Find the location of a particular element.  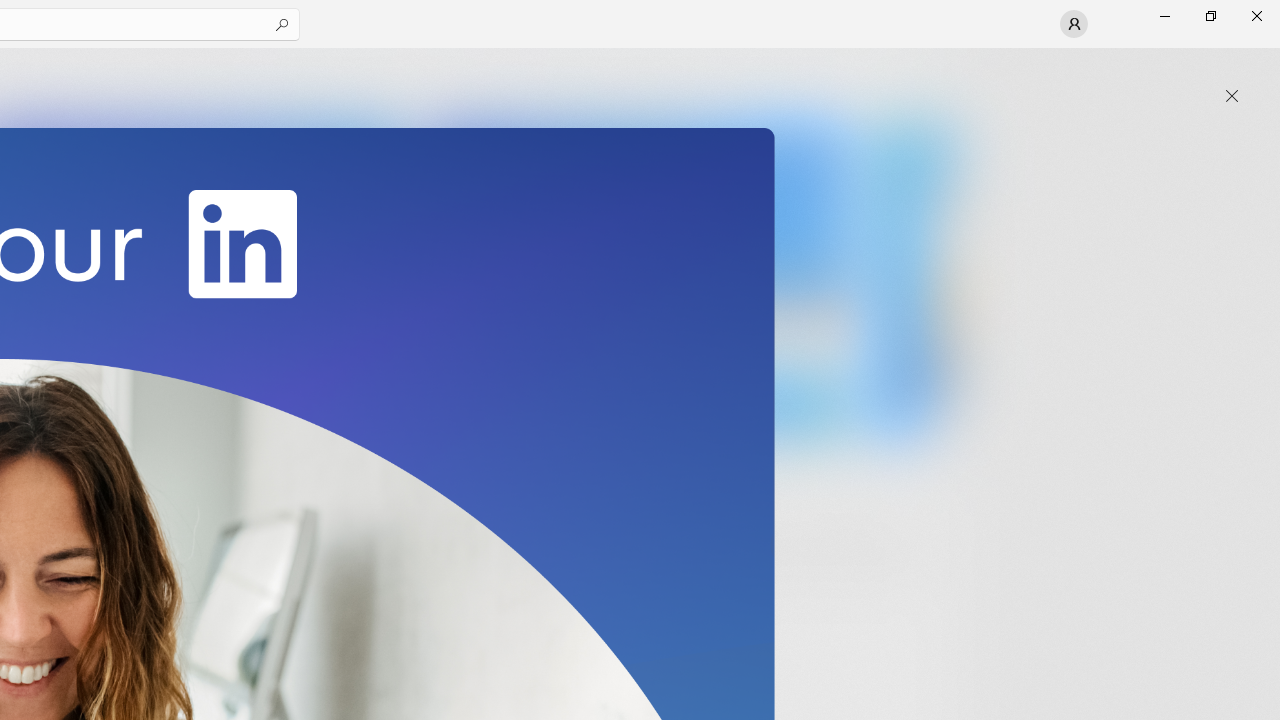

'close popup window' is located at coordinates (1231, 96).